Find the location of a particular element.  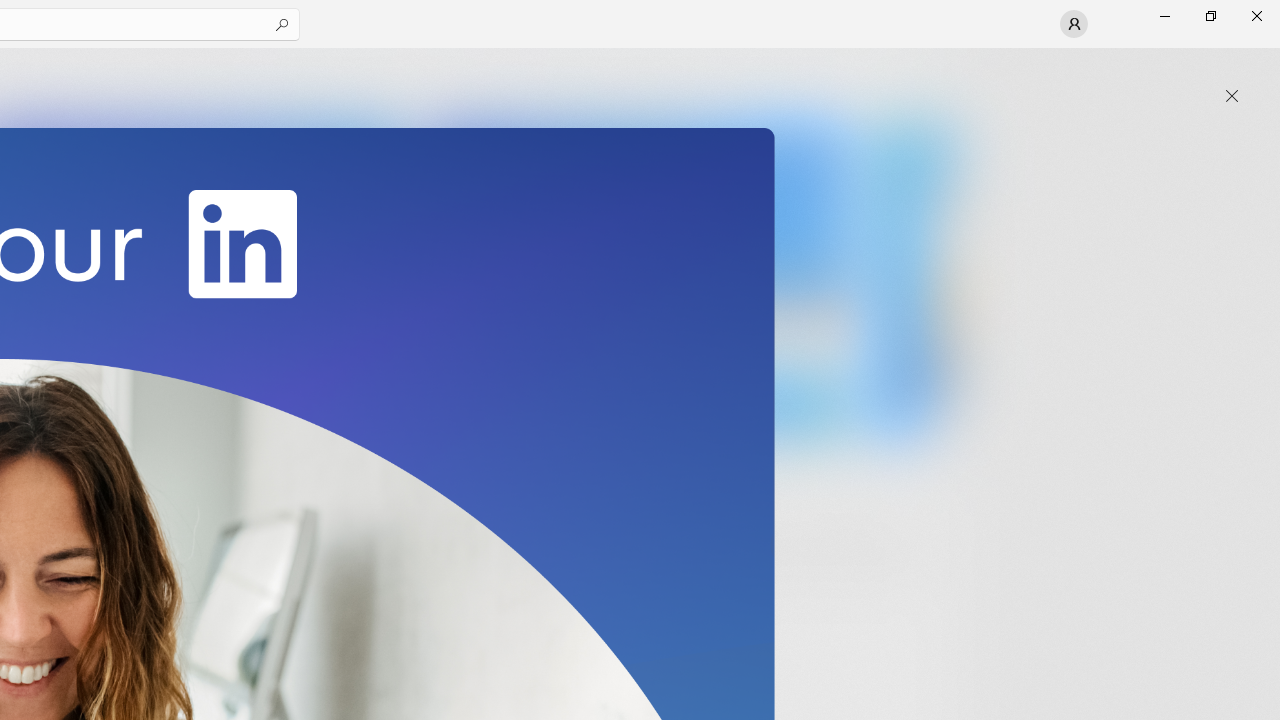

'close popup window' is located at coordinates (1231, 96).